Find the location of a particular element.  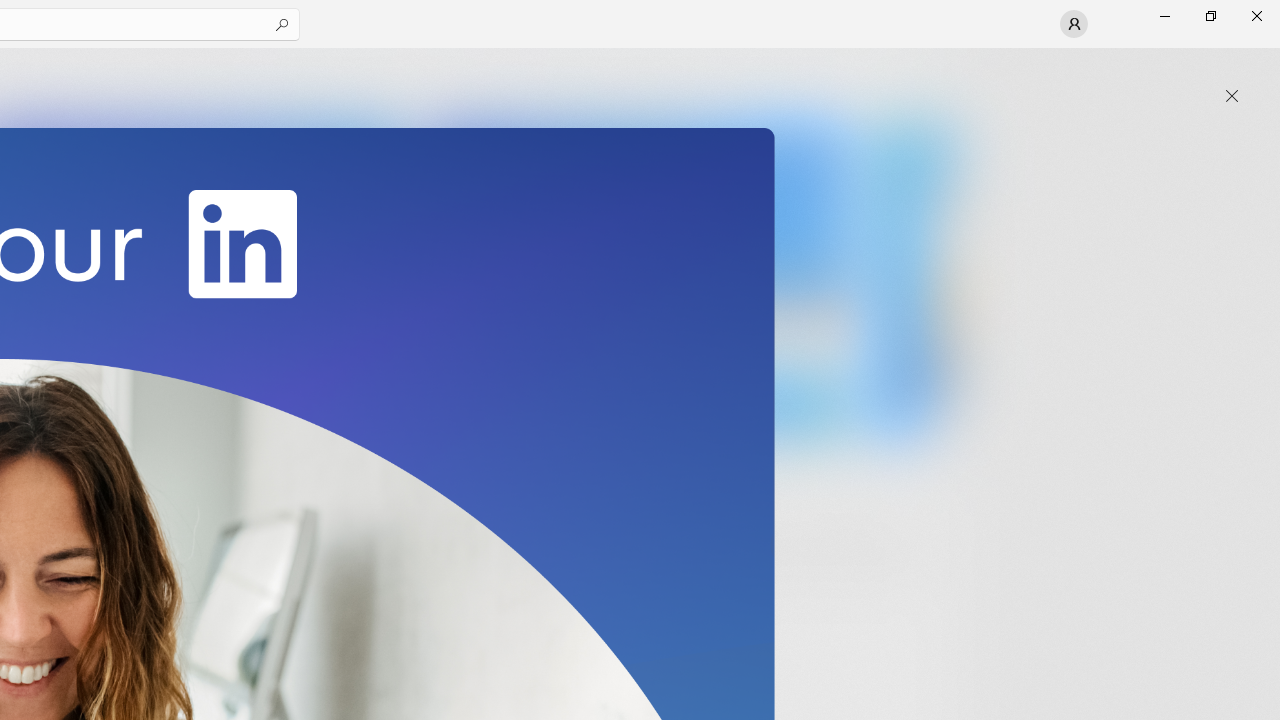

'close popup window' is located at coordinates (1231, 96).